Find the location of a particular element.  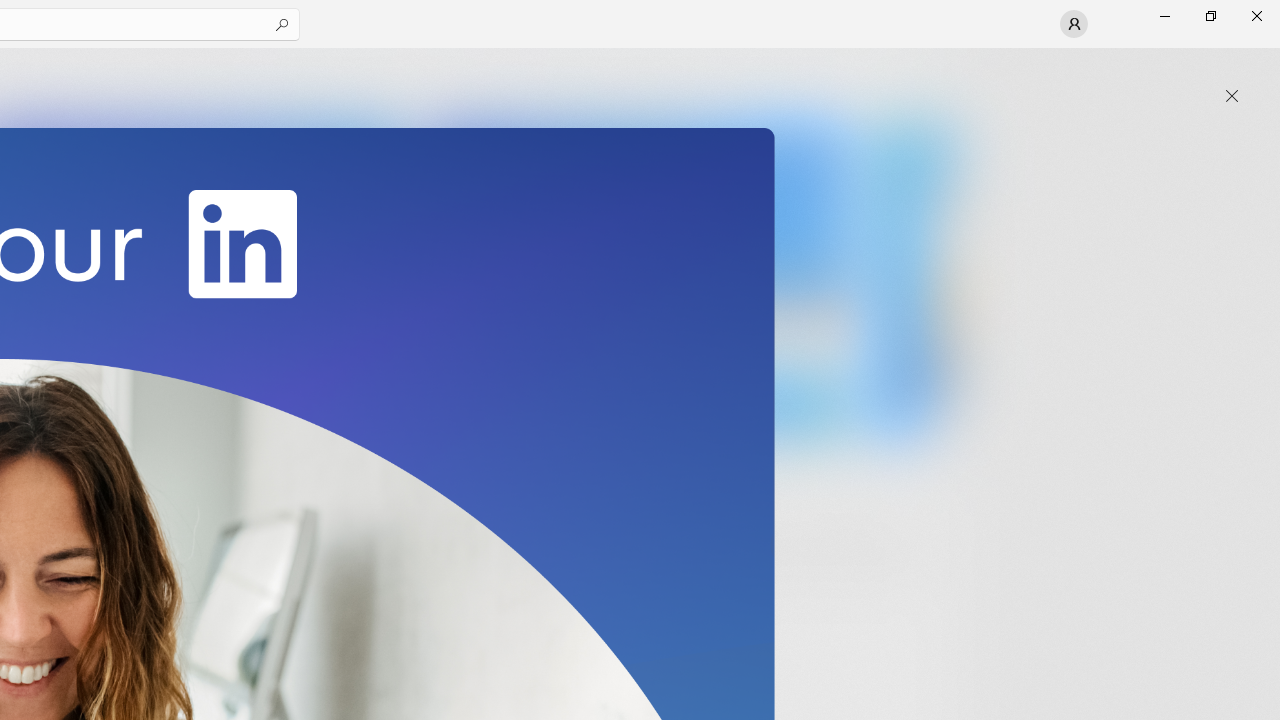

'close popup window' is located at coordinates (1231, 96).